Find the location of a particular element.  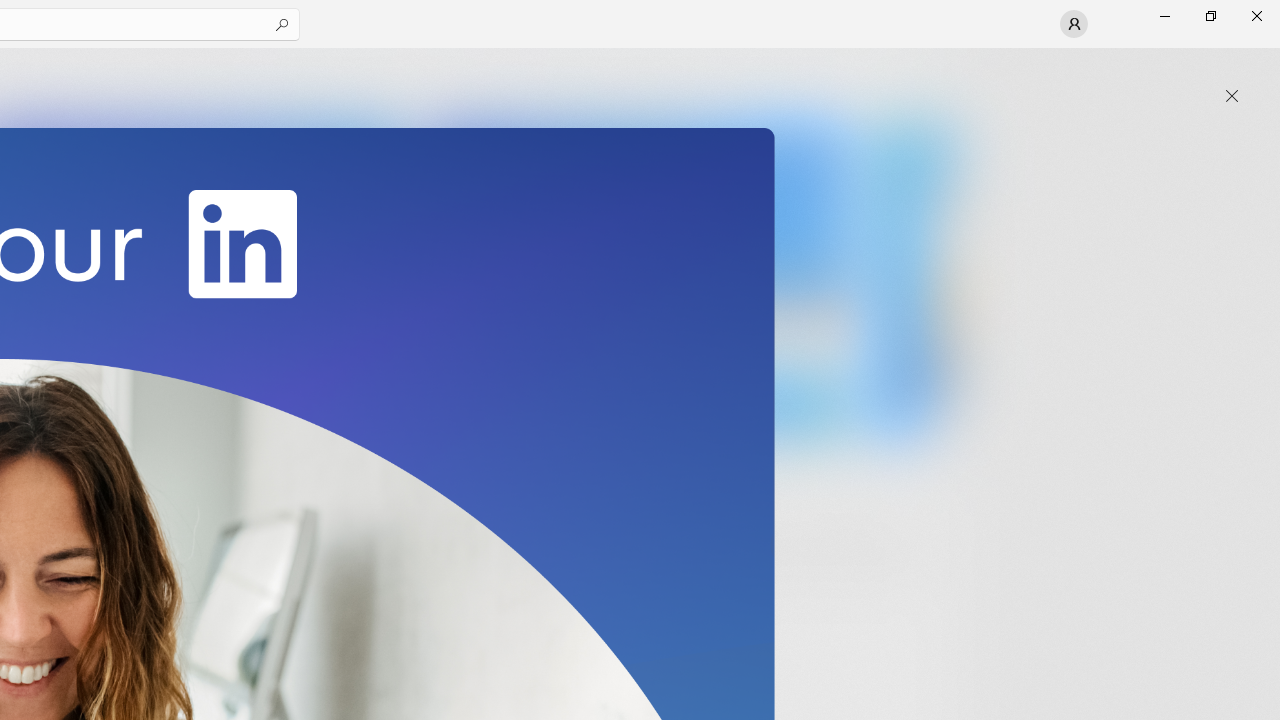

'close popup window' is located at coordinates (1231, 96).